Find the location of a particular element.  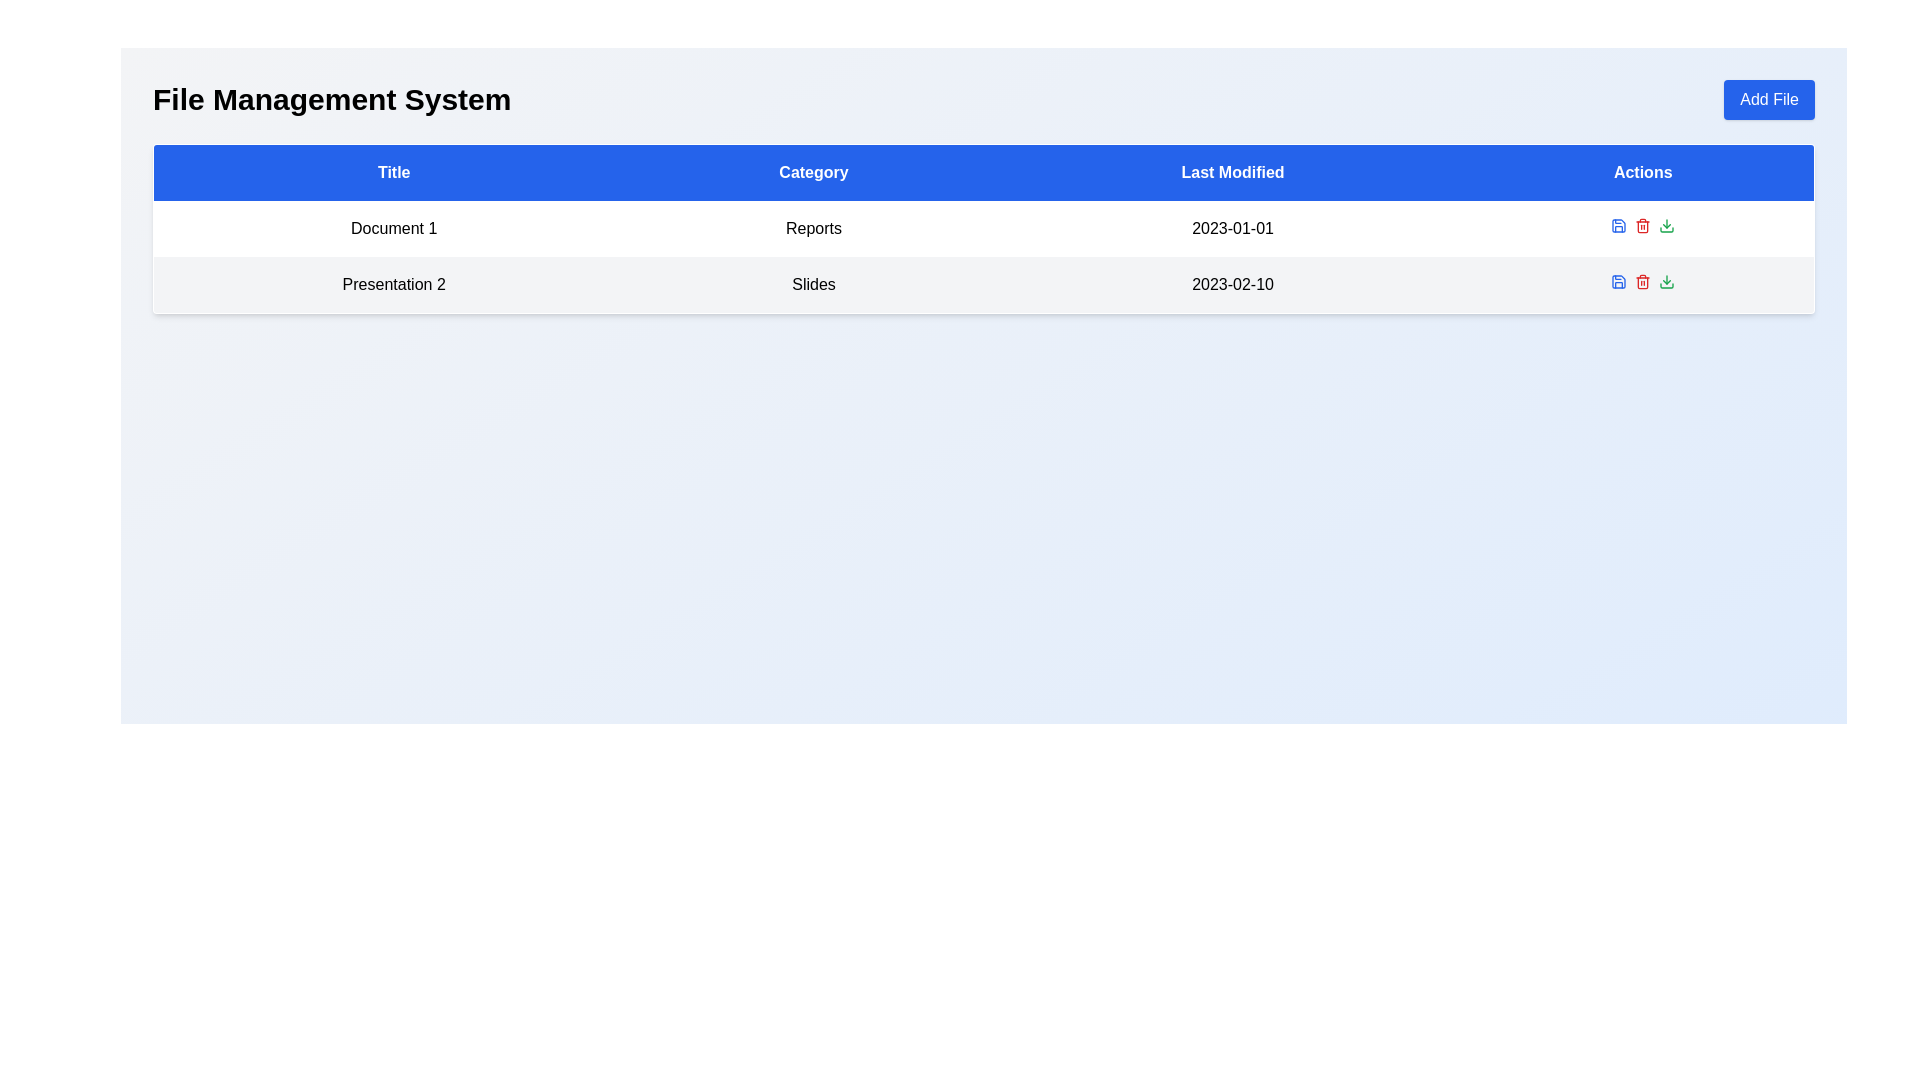

the 'Actions' column header label located in the top-right corner of the table header row, which is the fourth header following 'Last Modified' is located at coordinates (1643, 171).